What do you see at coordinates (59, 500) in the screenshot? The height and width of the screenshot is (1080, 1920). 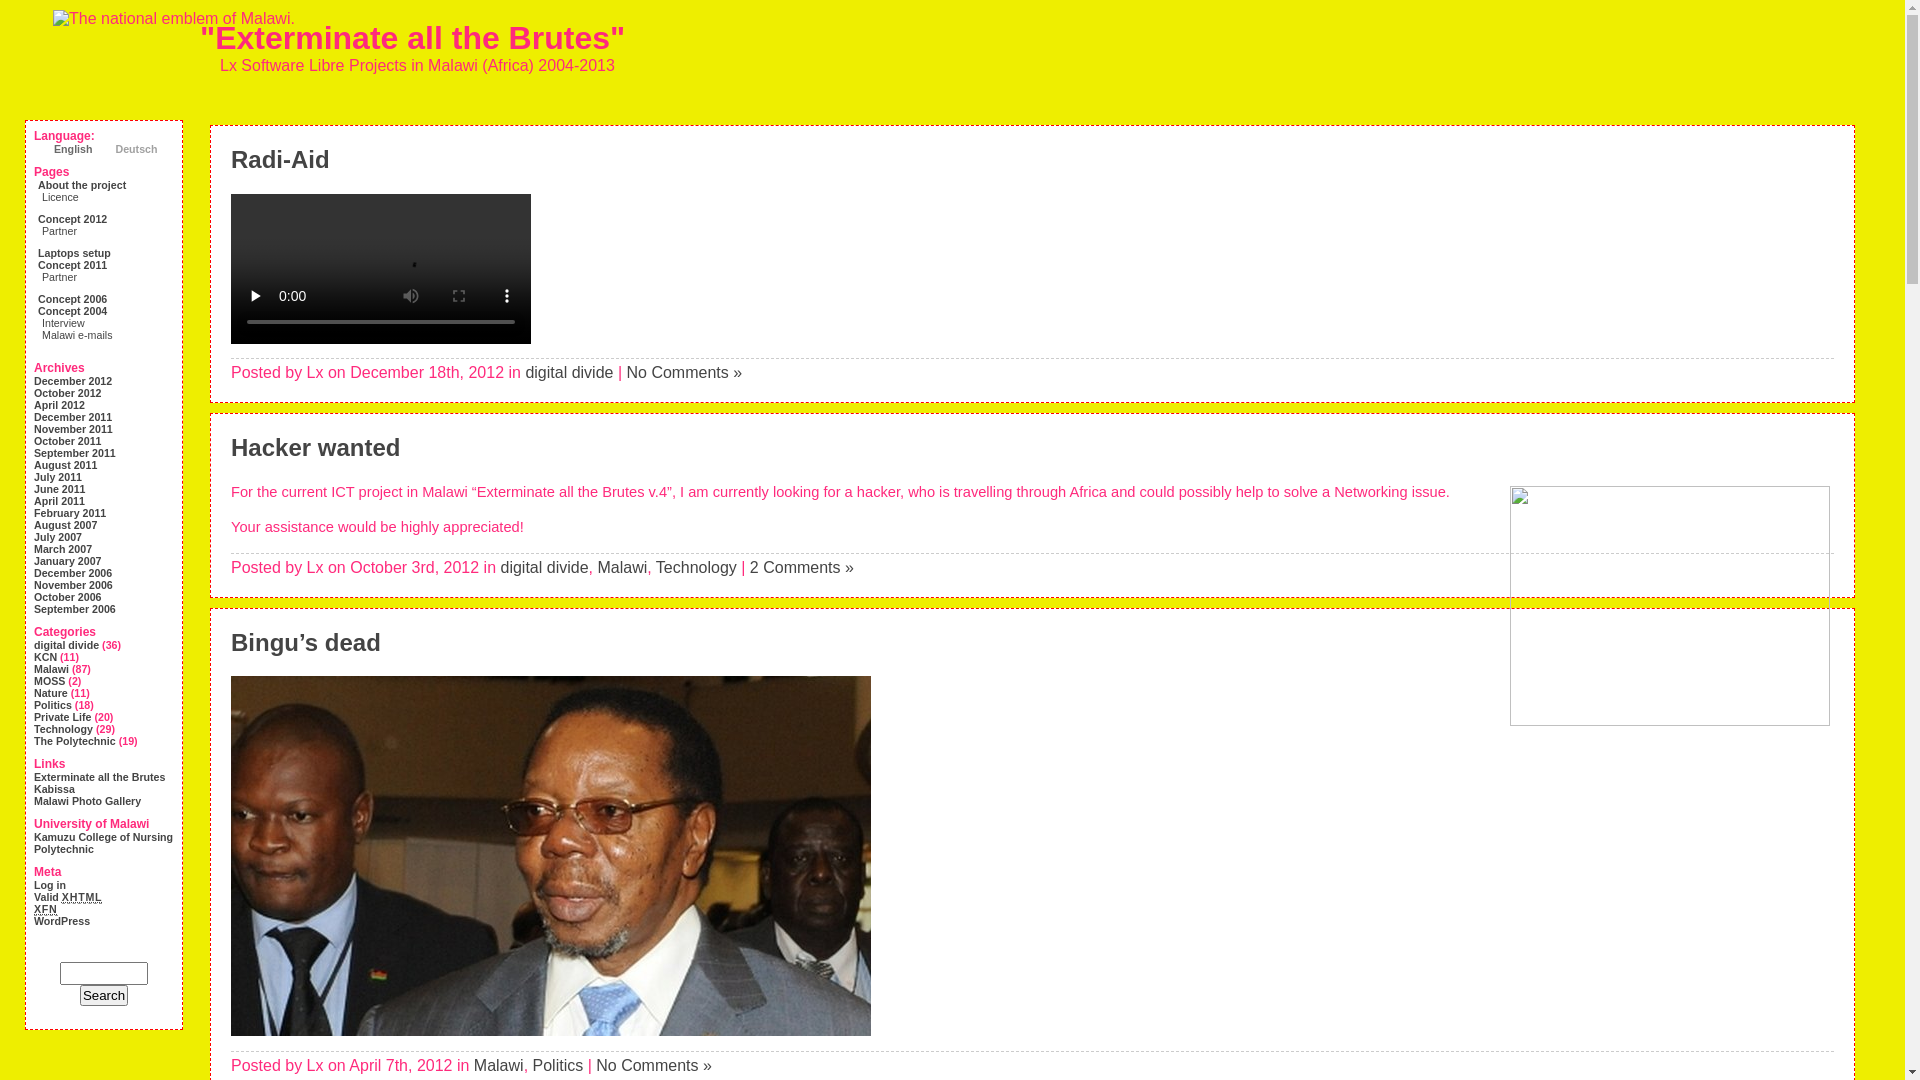 I see `'April 2011'` at bounding box center [59, 500].